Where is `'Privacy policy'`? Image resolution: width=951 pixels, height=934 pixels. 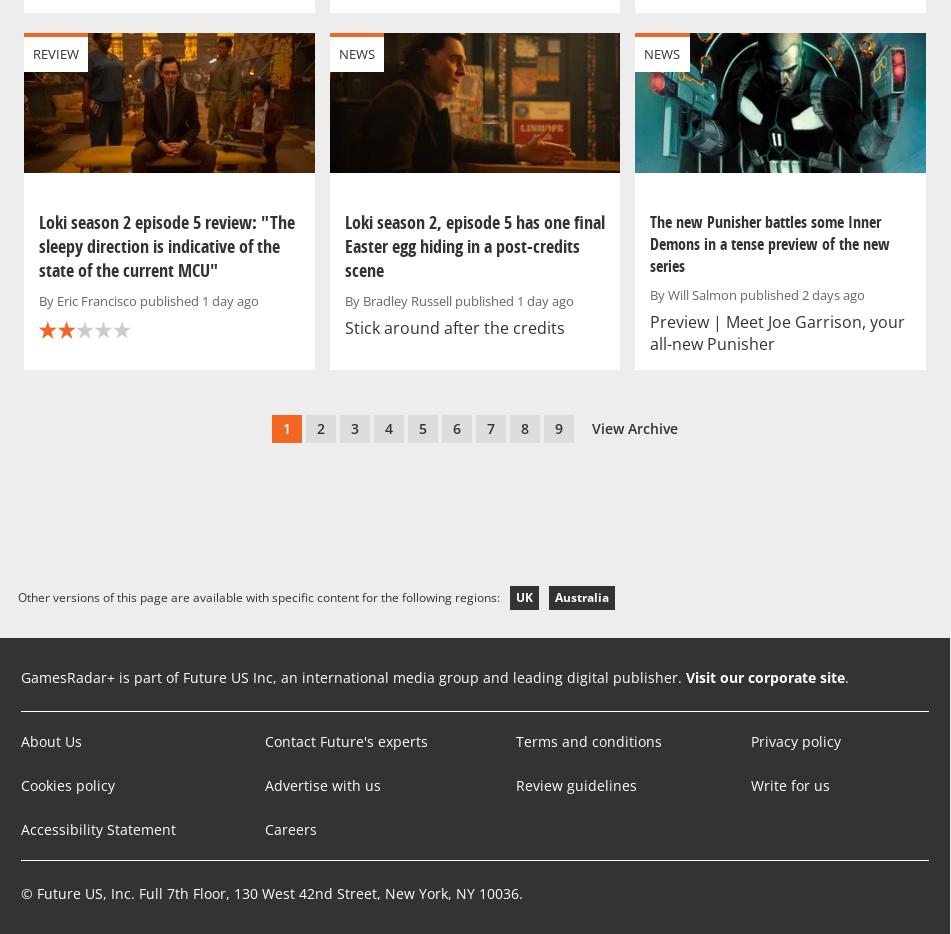
'Privacy policy' is located at coordinates (794, 741).